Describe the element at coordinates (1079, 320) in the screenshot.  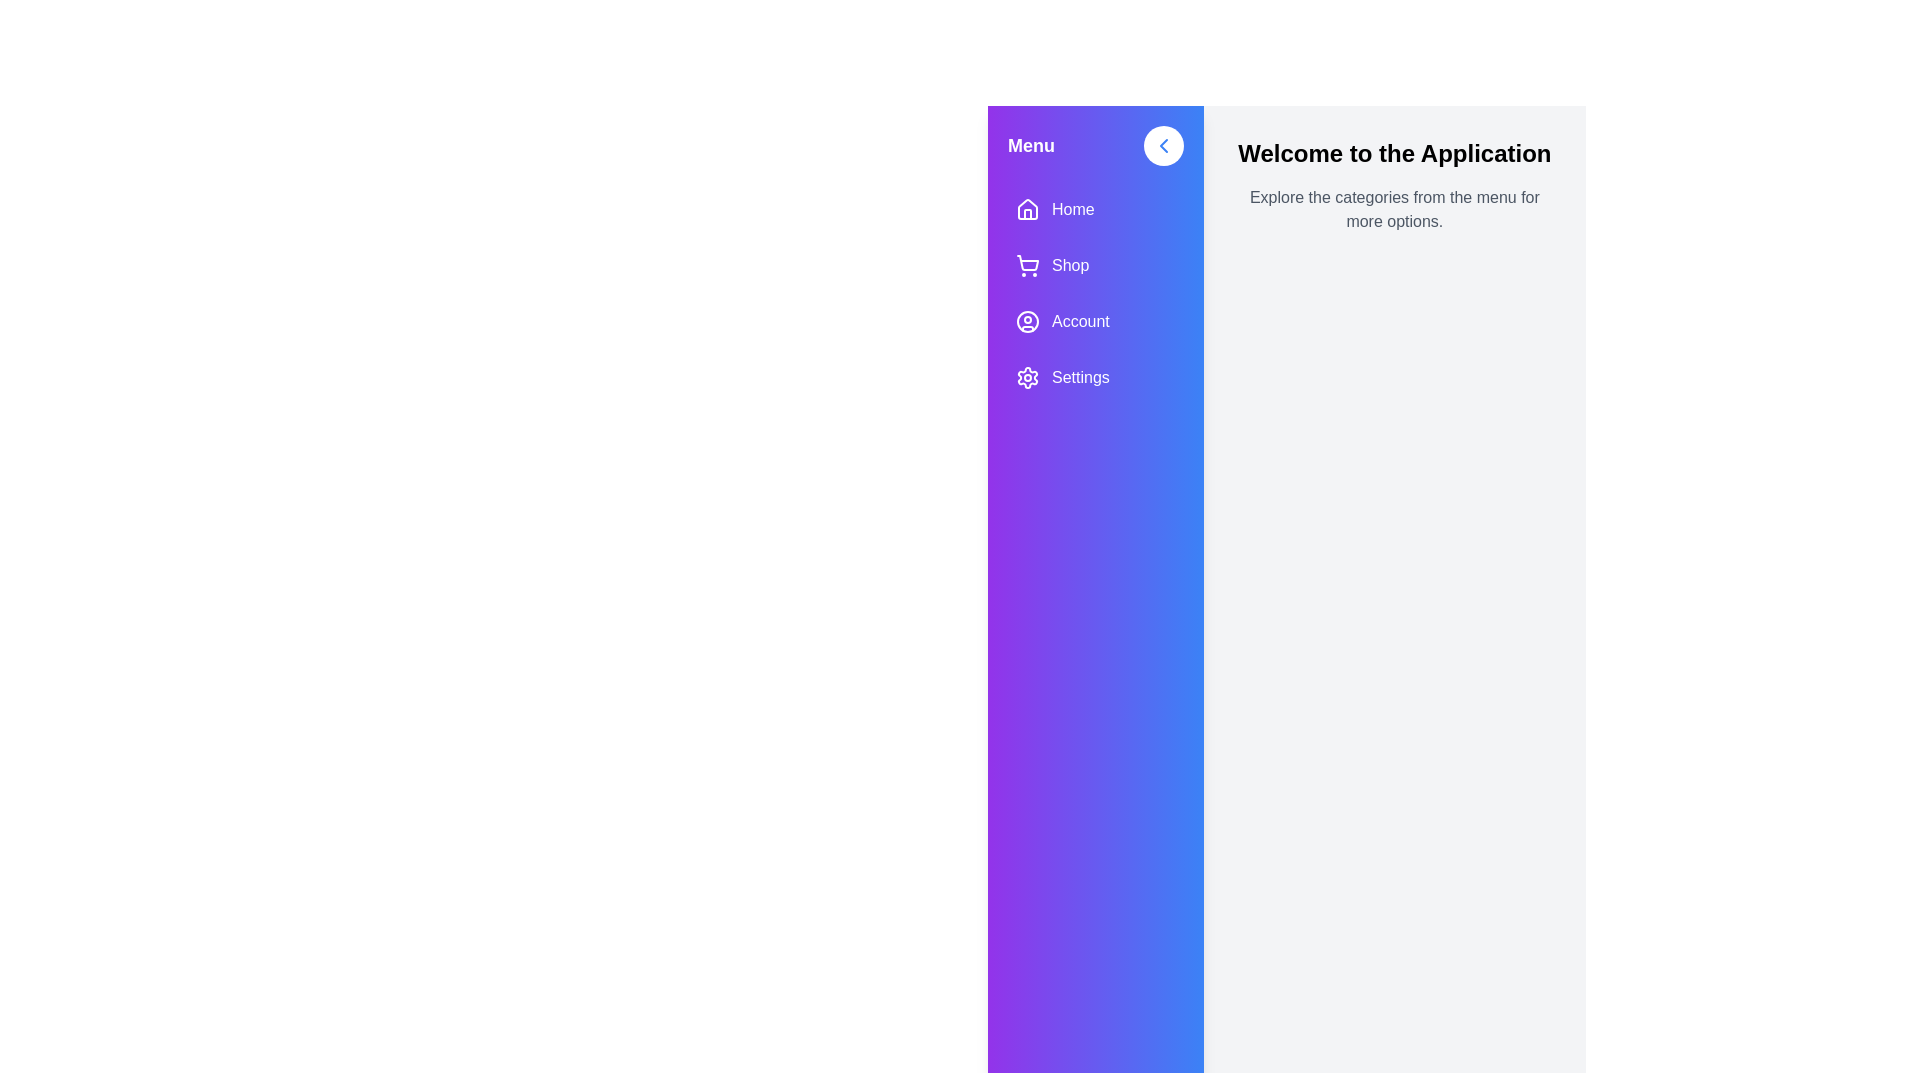
I see `text of the 'Account' label in the vertical navigation menu, which is the third item from the top, providing a descriptor for the account page` at that location.